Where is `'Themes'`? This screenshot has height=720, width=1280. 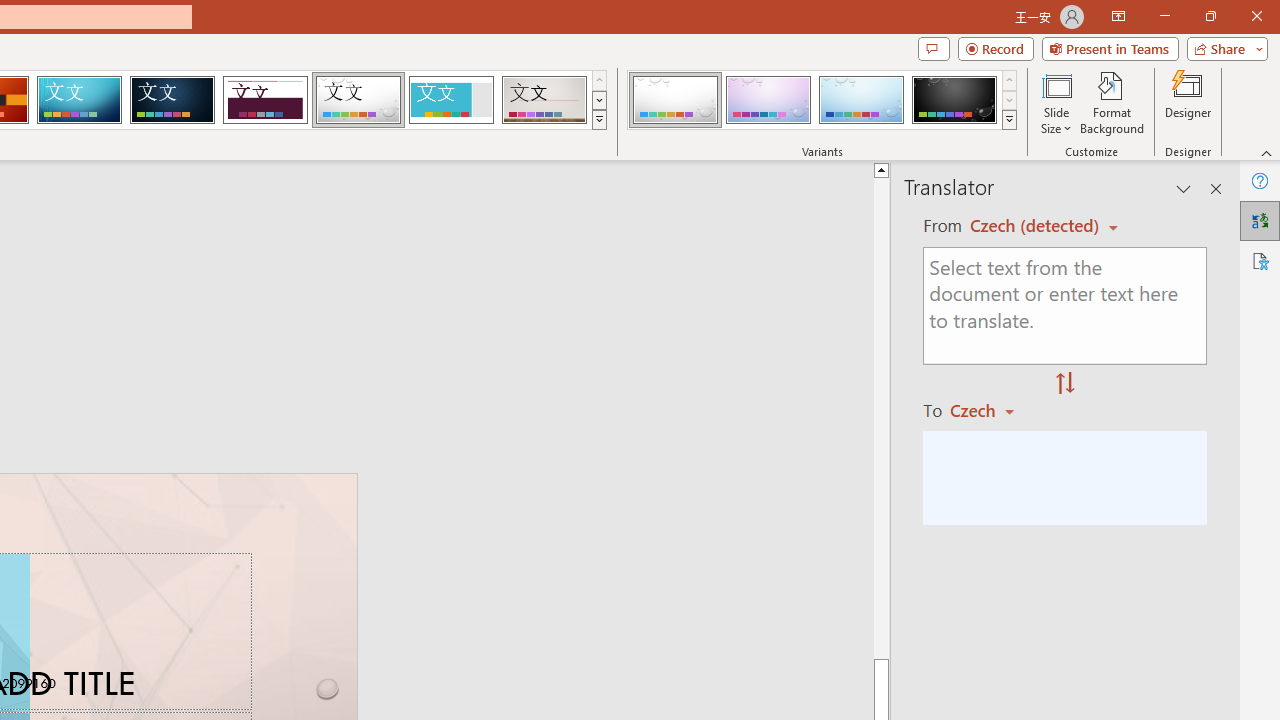
'Themes' is located at coordinates (598, 120).